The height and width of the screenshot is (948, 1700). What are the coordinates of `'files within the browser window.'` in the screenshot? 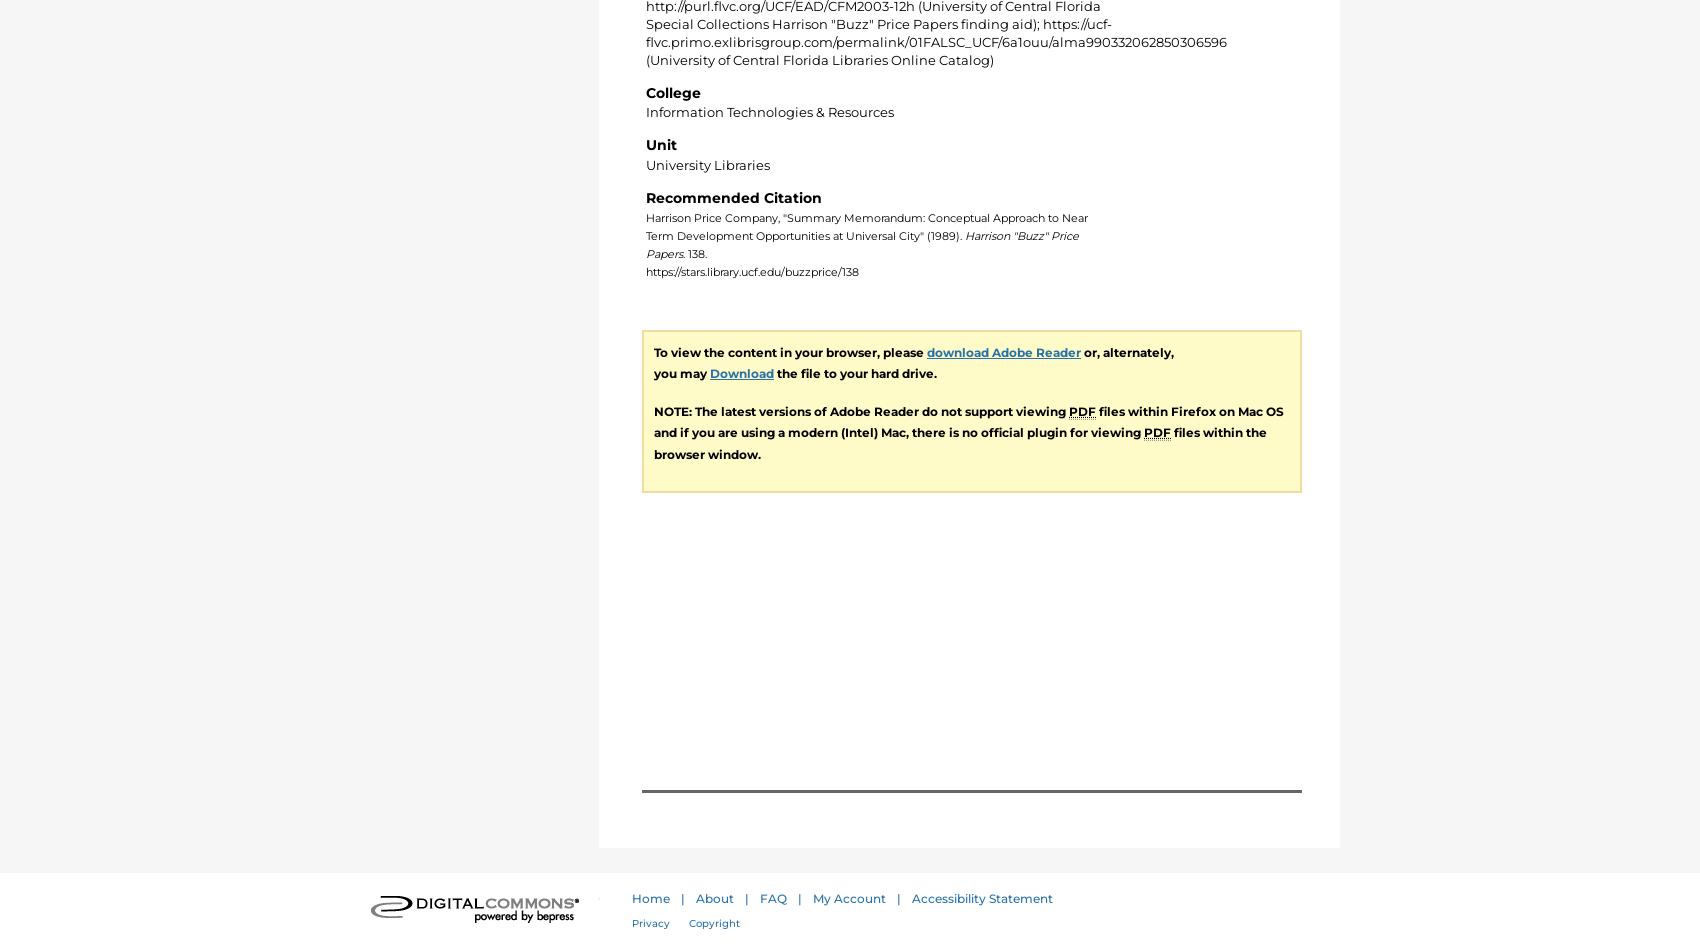 It's located at (653, 442).